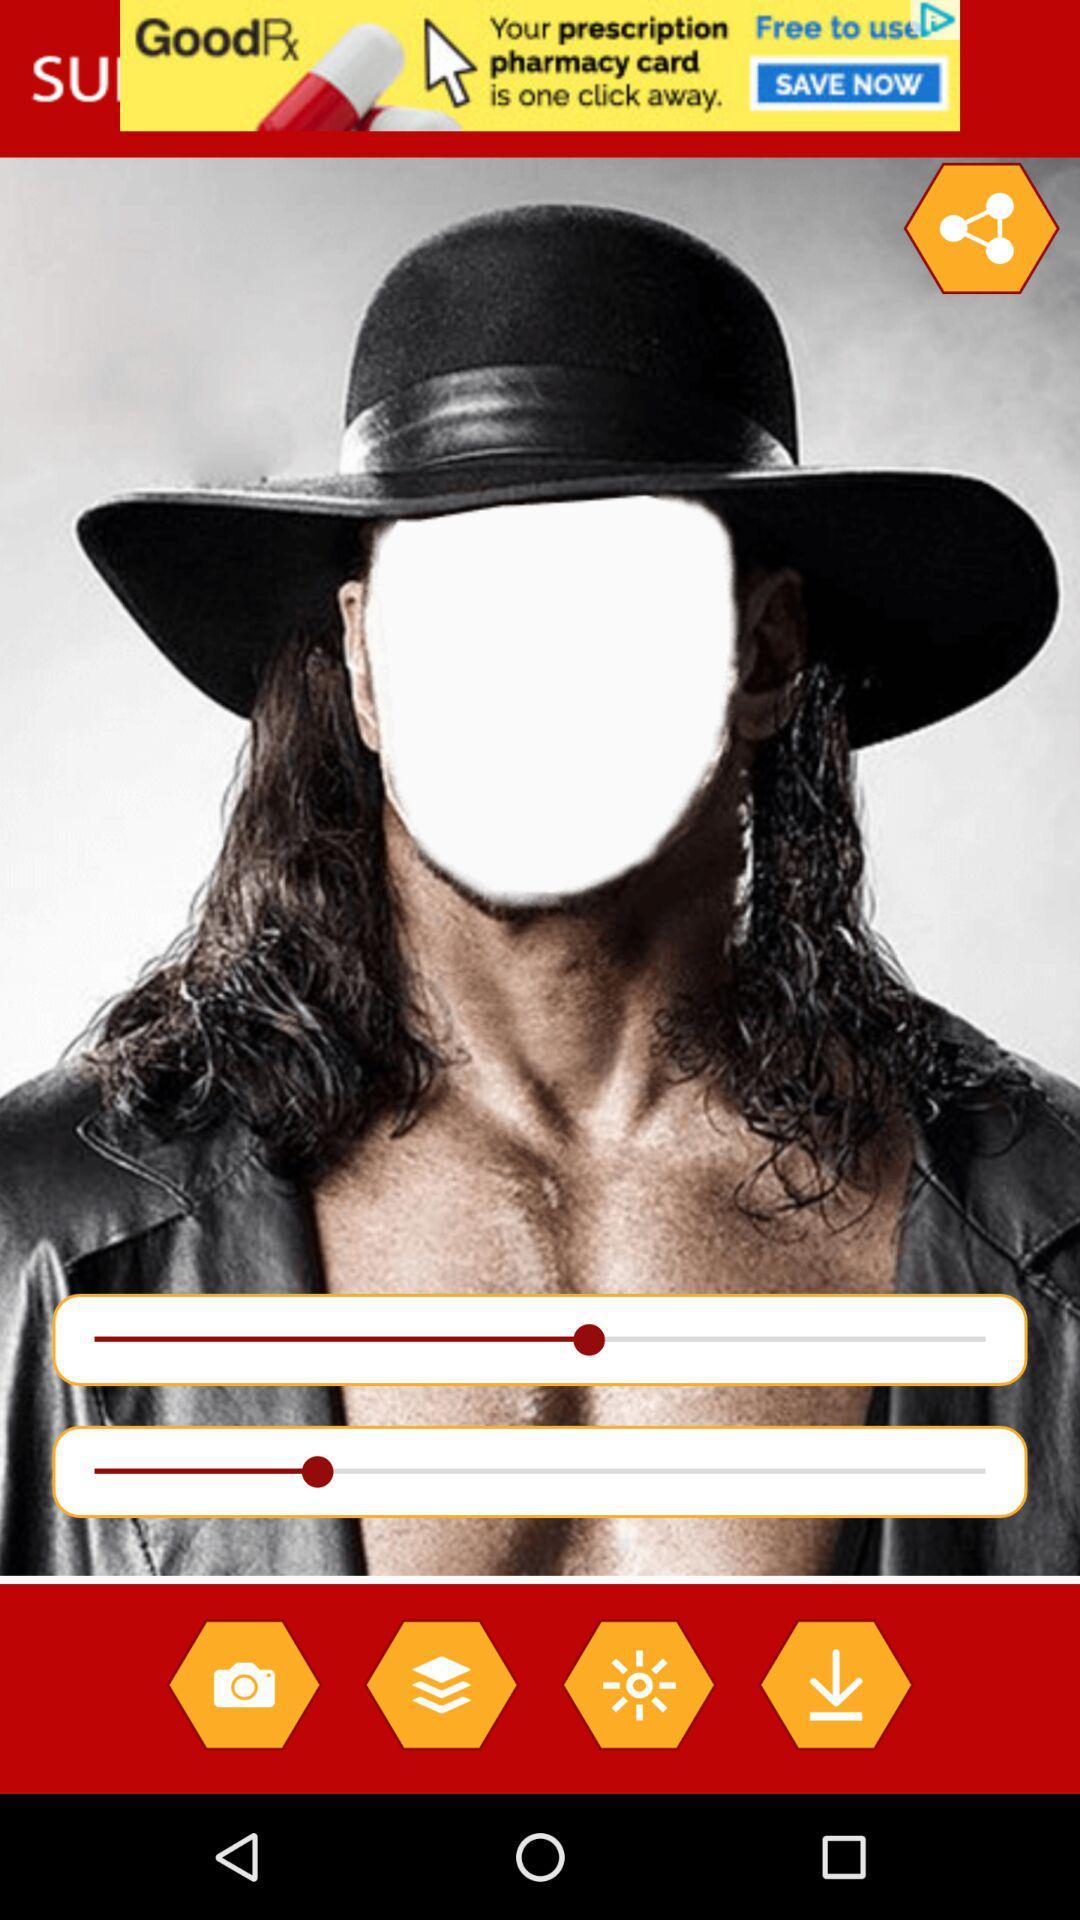 This screenshot has height=1920, width=1080. Describe the element at coordinates (835, 1683) in the screenshot. I see `the file_download icon` at that location.